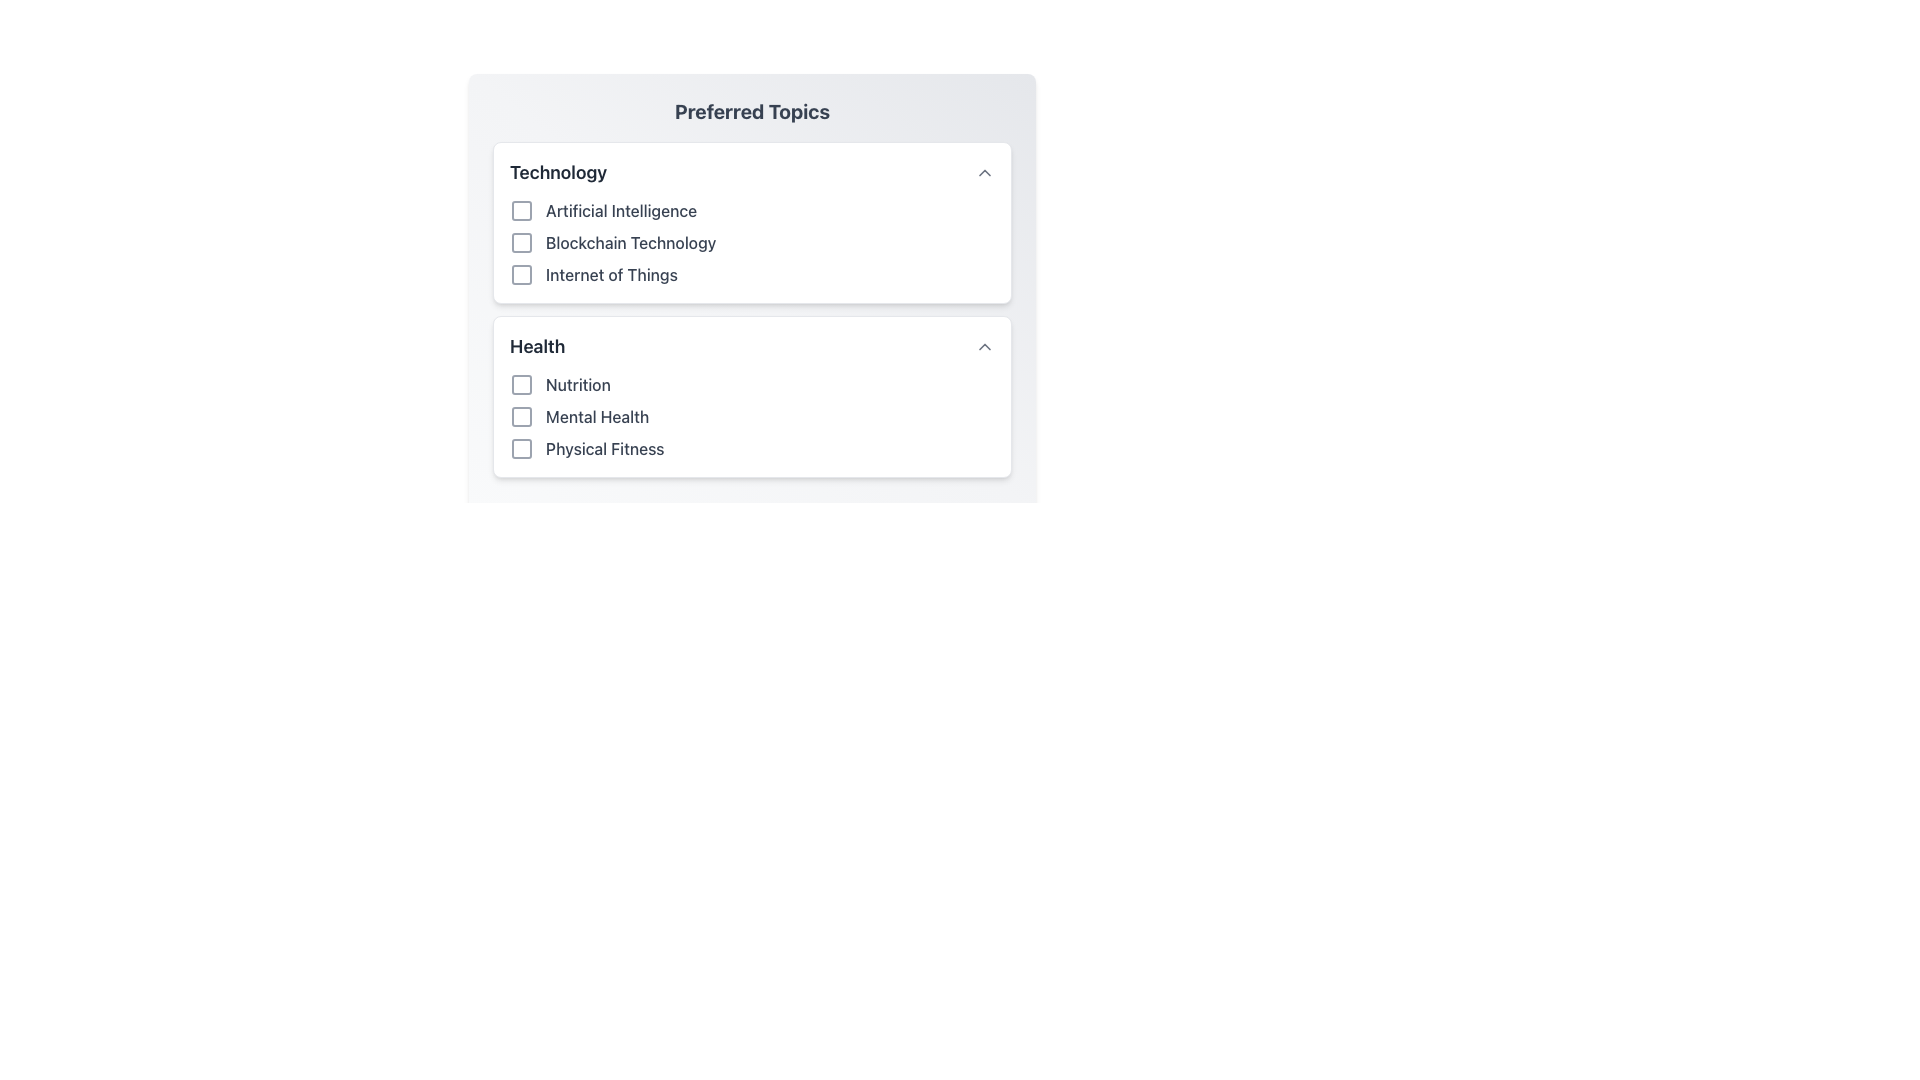  Describe the element at coordinates (522, 415) in the screenshot. I see `the checkbox for the 'Mental Health' option located in the 'Health' section of the interface` at that location.